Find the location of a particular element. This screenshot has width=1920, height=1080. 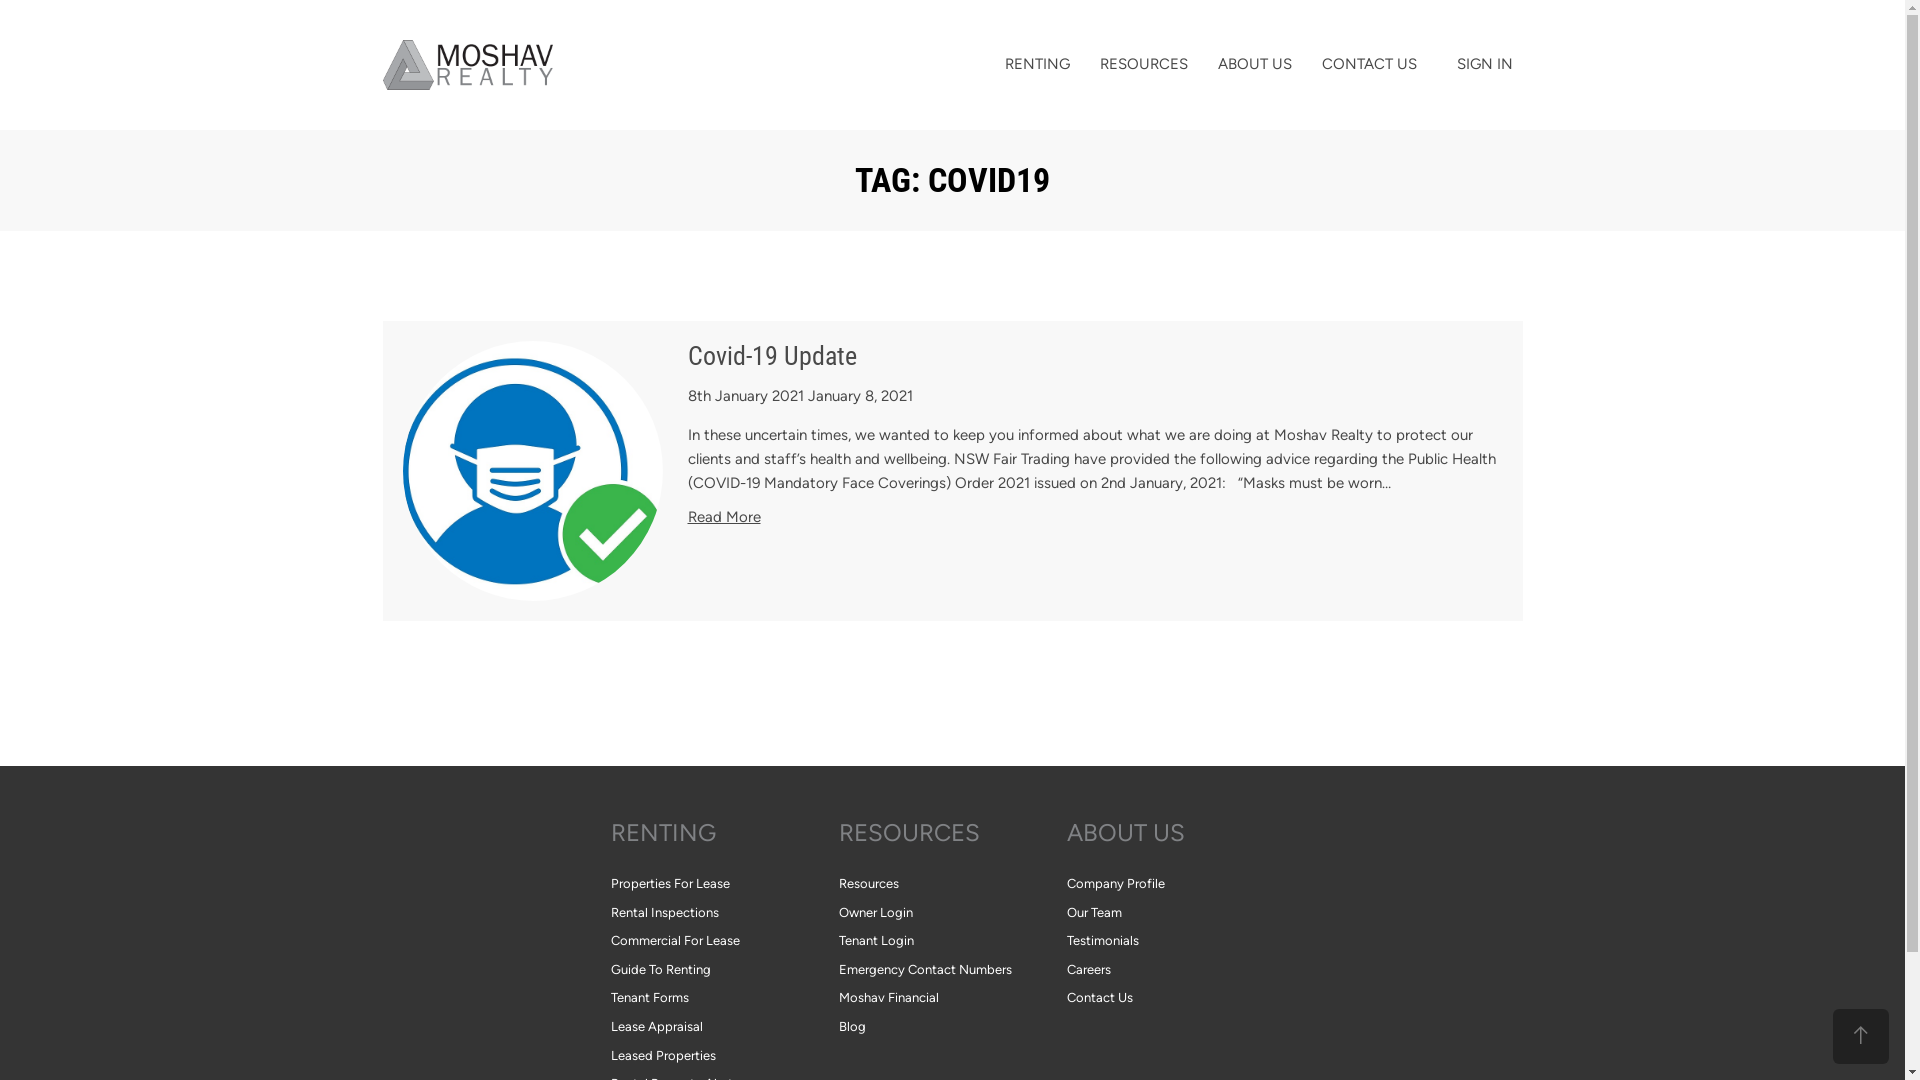

'Contact Us' is located at coordinates (1064, 998).